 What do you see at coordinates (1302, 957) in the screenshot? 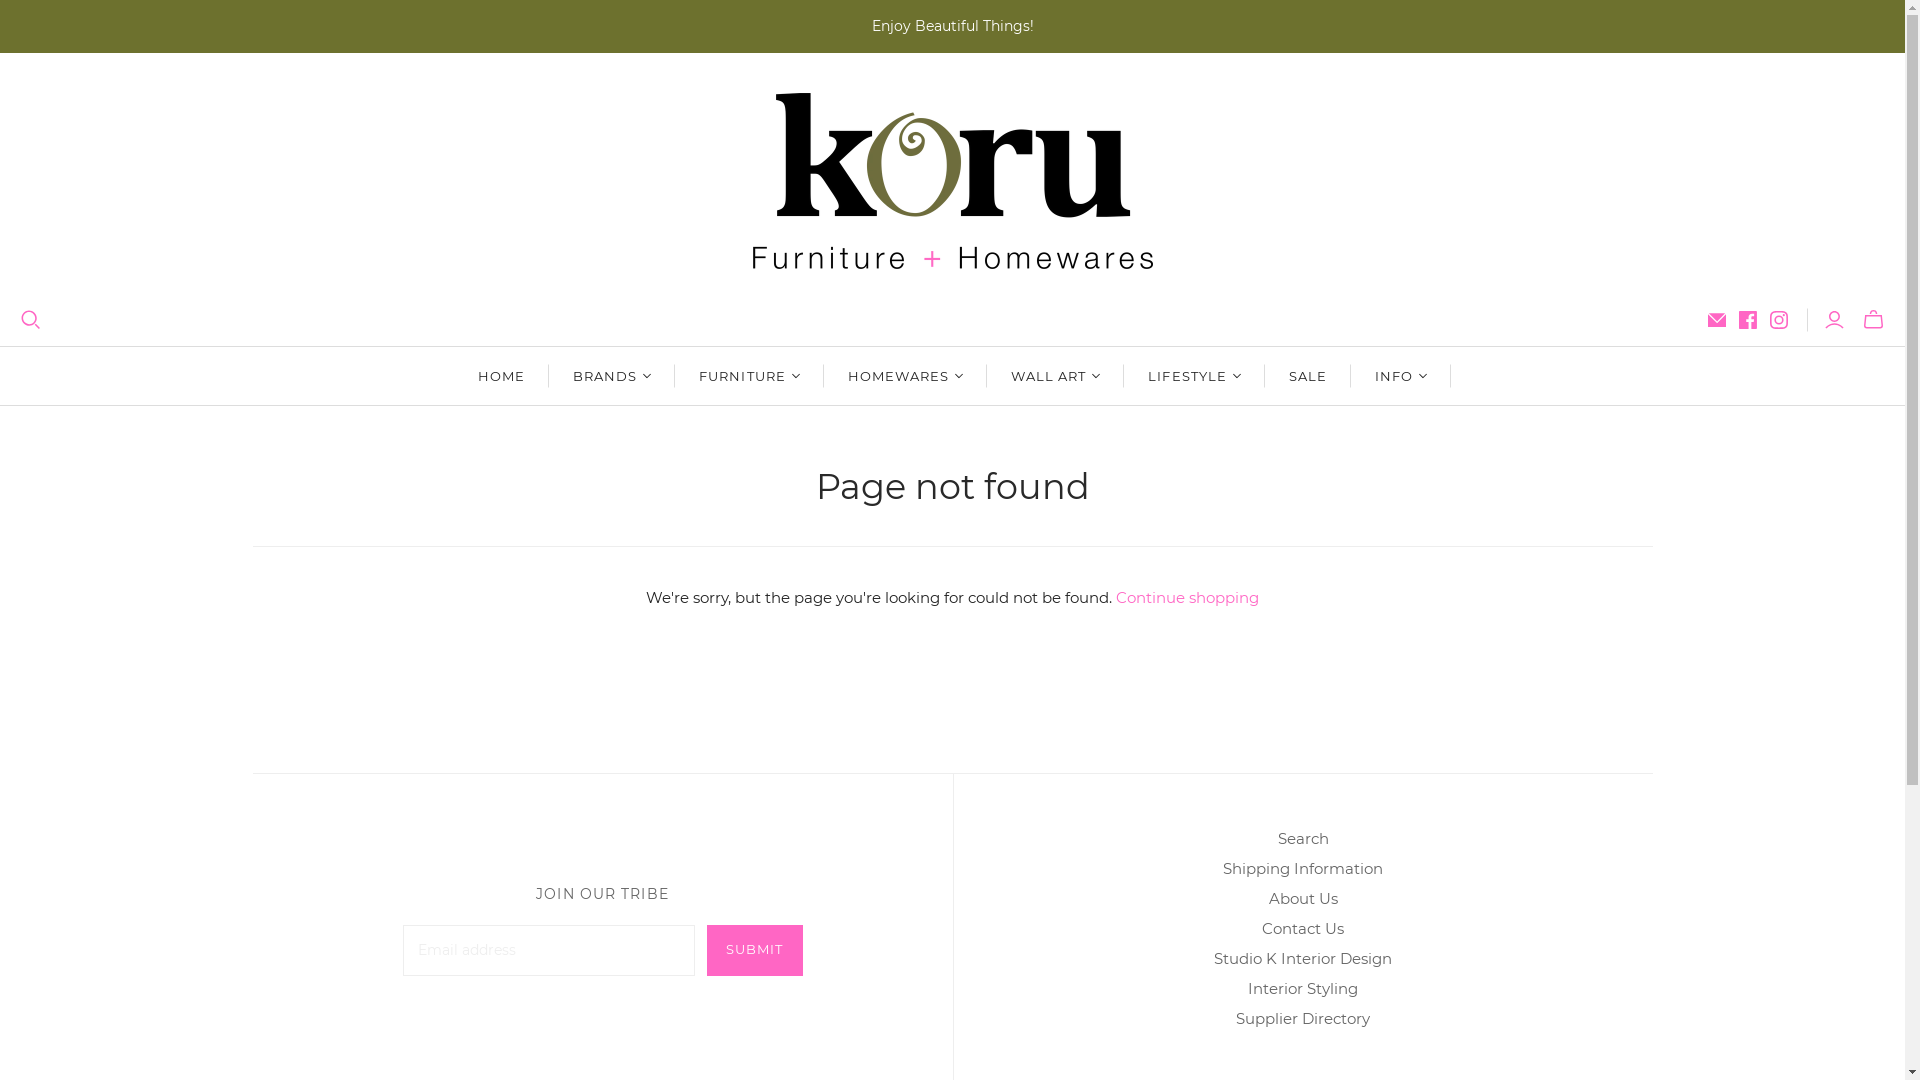
I see `'Studio K Interior Design'` at bounding box center [1302, 957].